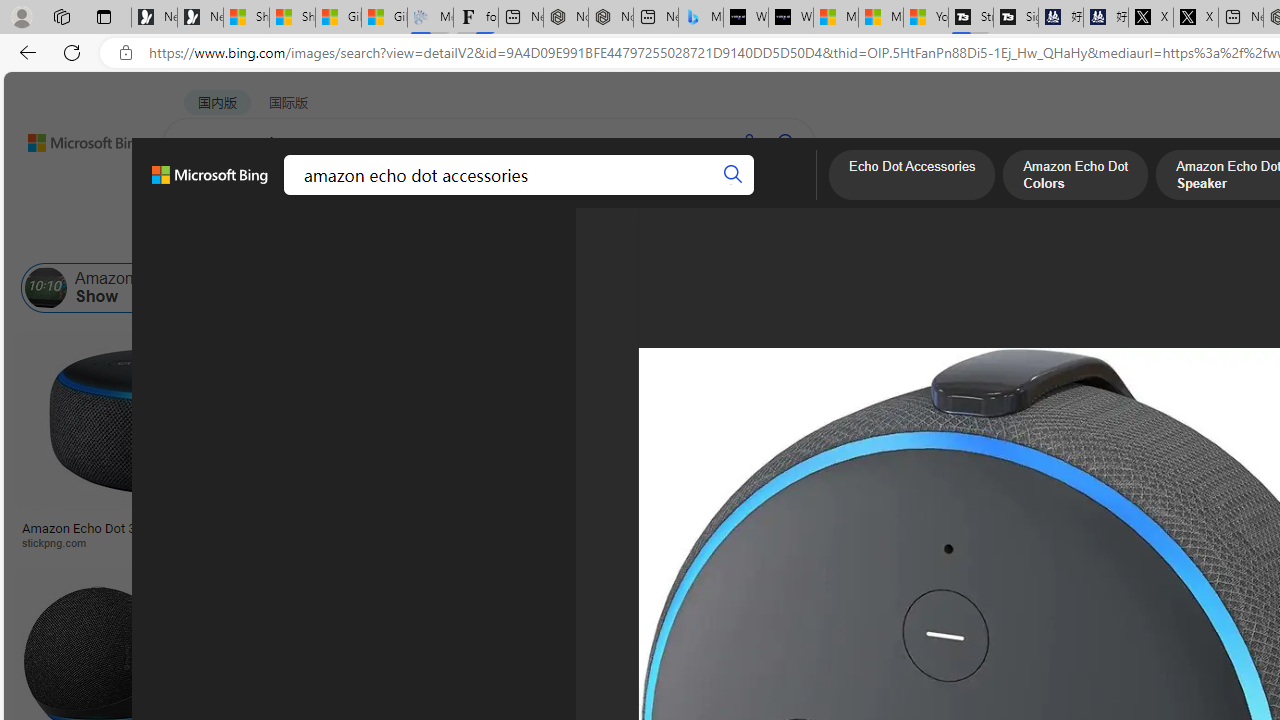 This screenshot has height=720, width=1280. What do you see at coordinates (201, 195) in the screenshot?
I see `'WEB'` at bounding box center [201, 195].